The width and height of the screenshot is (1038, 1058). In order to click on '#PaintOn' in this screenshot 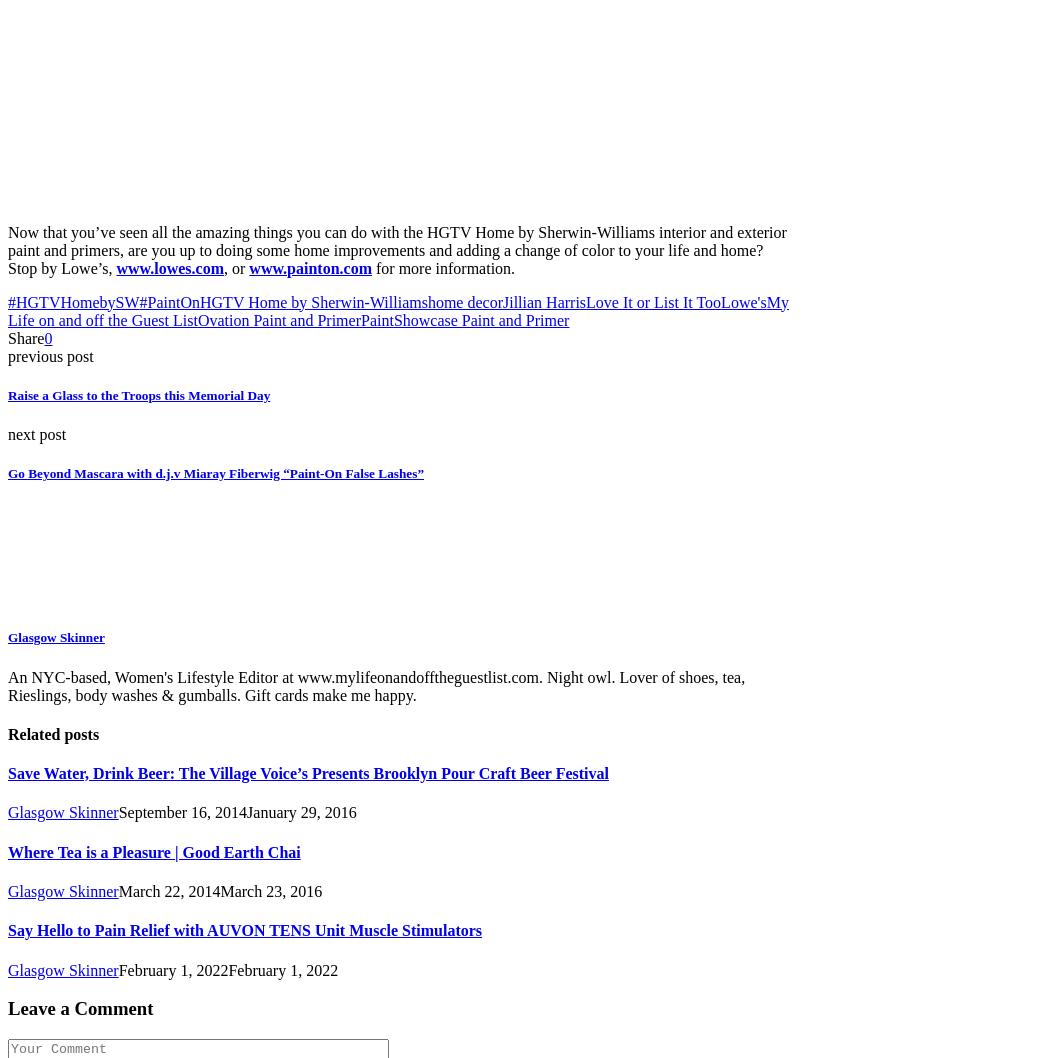, I will do `click(137, 300)`.